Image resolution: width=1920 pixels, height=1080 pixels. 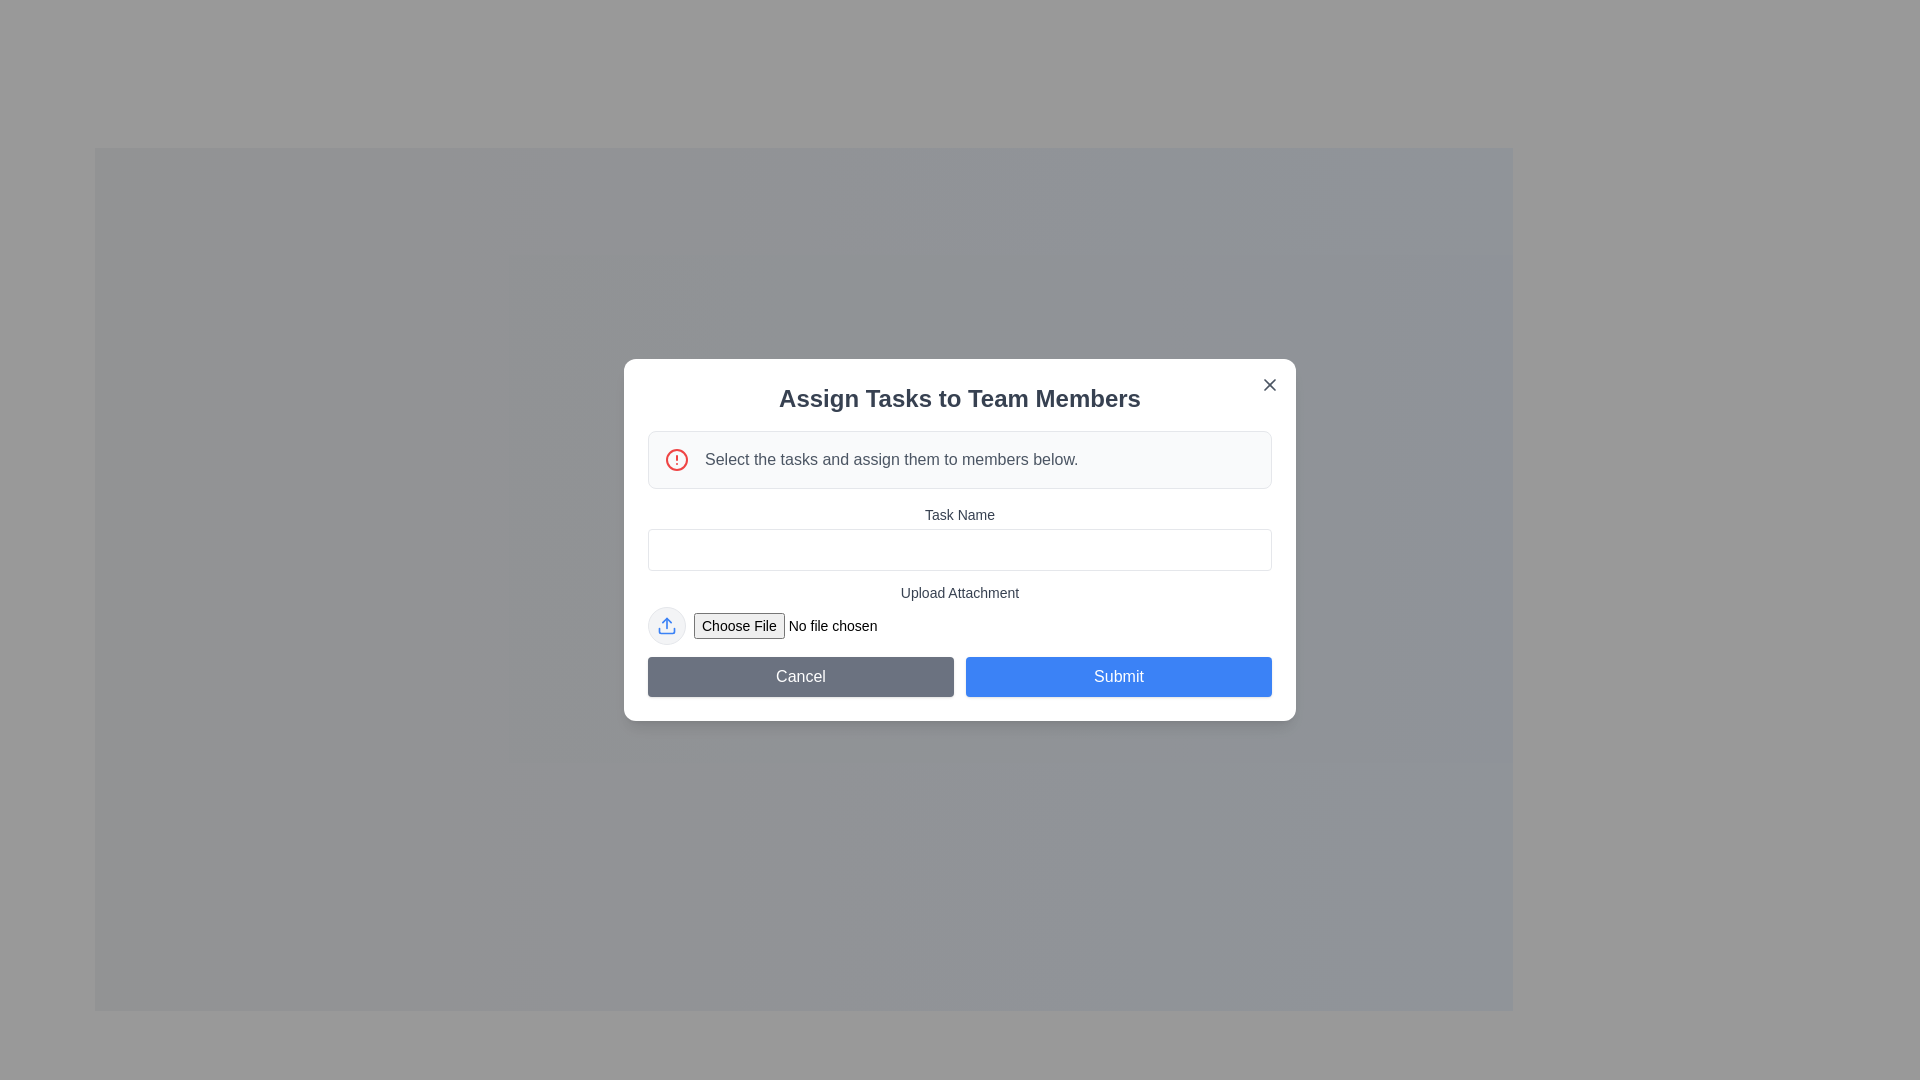 What do you see at coordinates (801, 676) in the screenshot?
I see `the 'Cancel' button, which is a rectangular button with rounded corners, gray background, and white text centered in it, located at the bottom-left of the modal window` at bounding box center [801, 676].